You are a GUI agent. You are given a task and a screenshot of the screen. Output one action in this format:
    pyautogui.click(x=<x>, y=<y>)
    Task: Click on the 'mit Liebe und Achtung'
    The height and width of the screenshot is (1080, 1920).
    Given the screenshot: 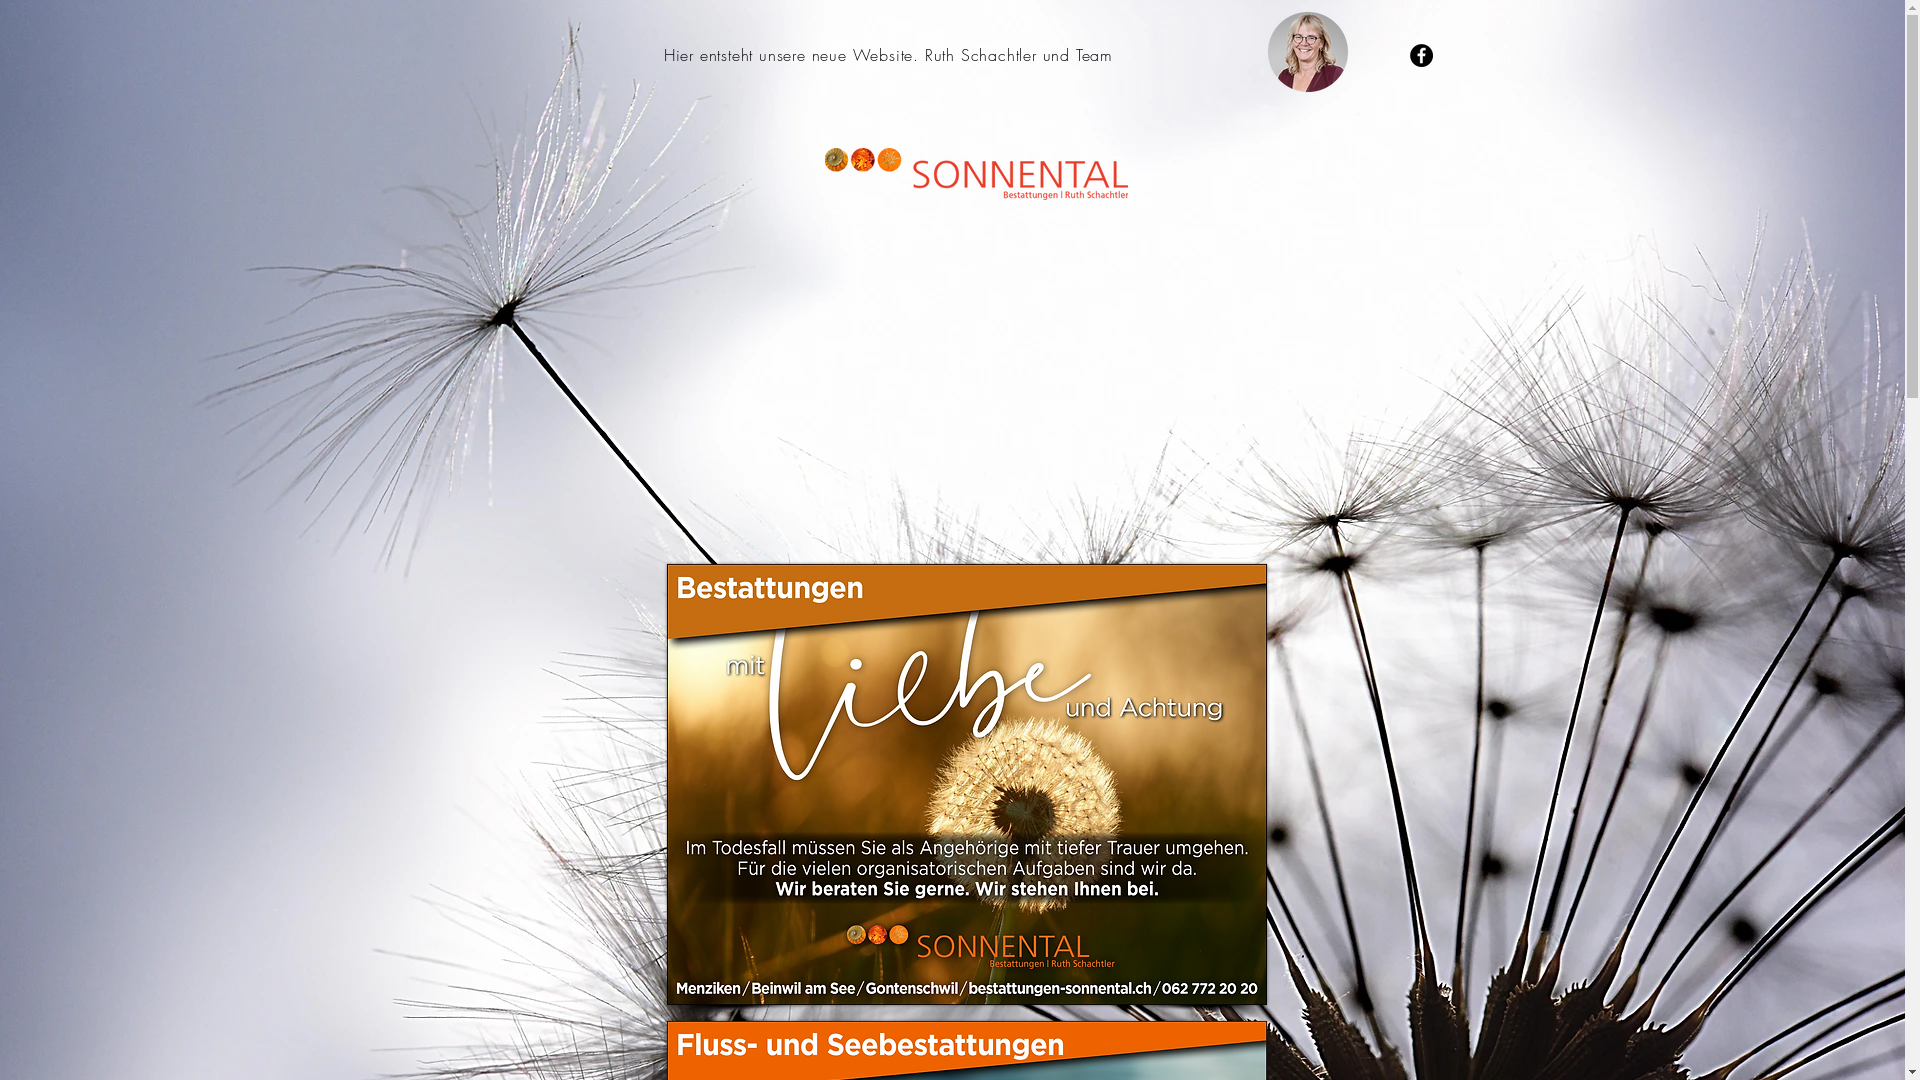 What is the action you would take?
    pyautogui.click(x=965, y=783)
    